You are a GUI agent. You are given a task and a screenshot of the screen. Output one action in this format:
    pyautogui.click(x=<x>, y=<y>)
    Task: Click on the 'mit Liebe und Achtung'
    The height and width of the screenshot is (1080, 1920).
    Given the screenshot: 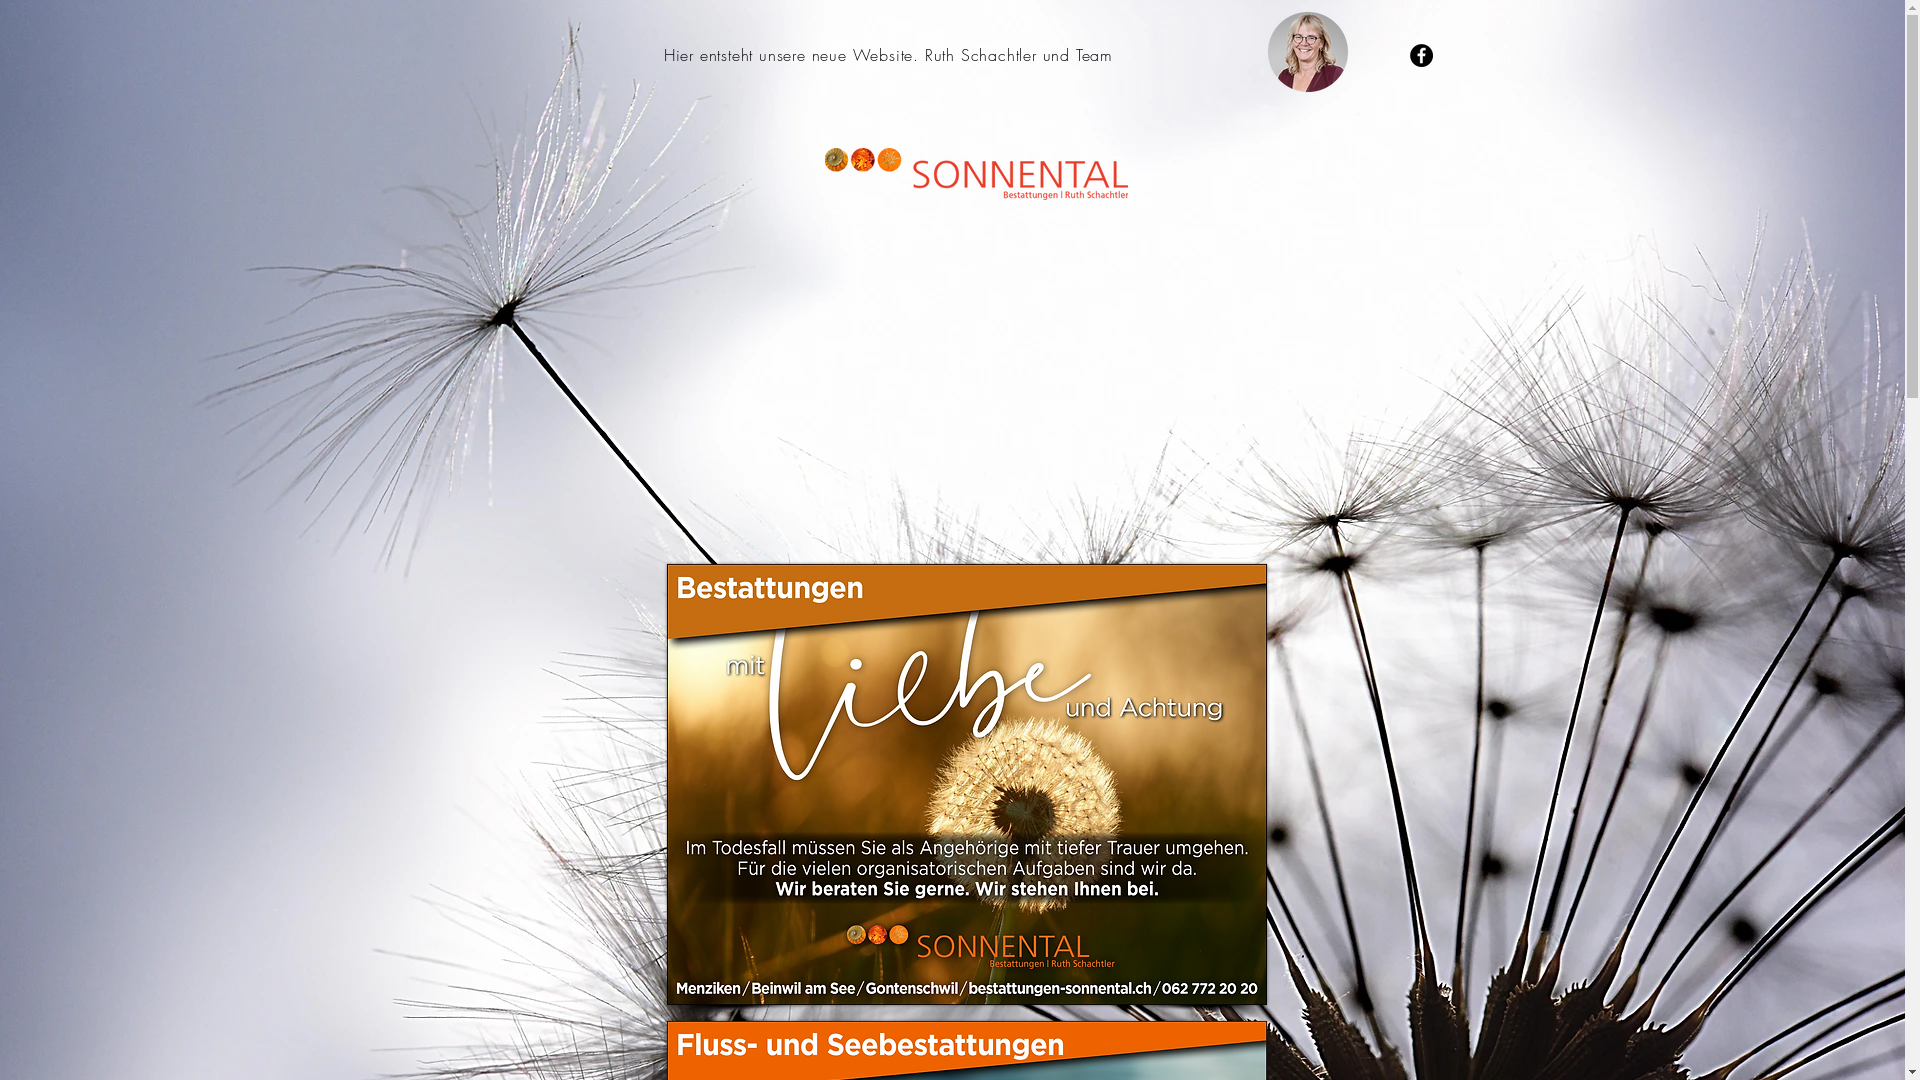 What is the action you would take?
    pyautogui.click(x=965, y=783)
    